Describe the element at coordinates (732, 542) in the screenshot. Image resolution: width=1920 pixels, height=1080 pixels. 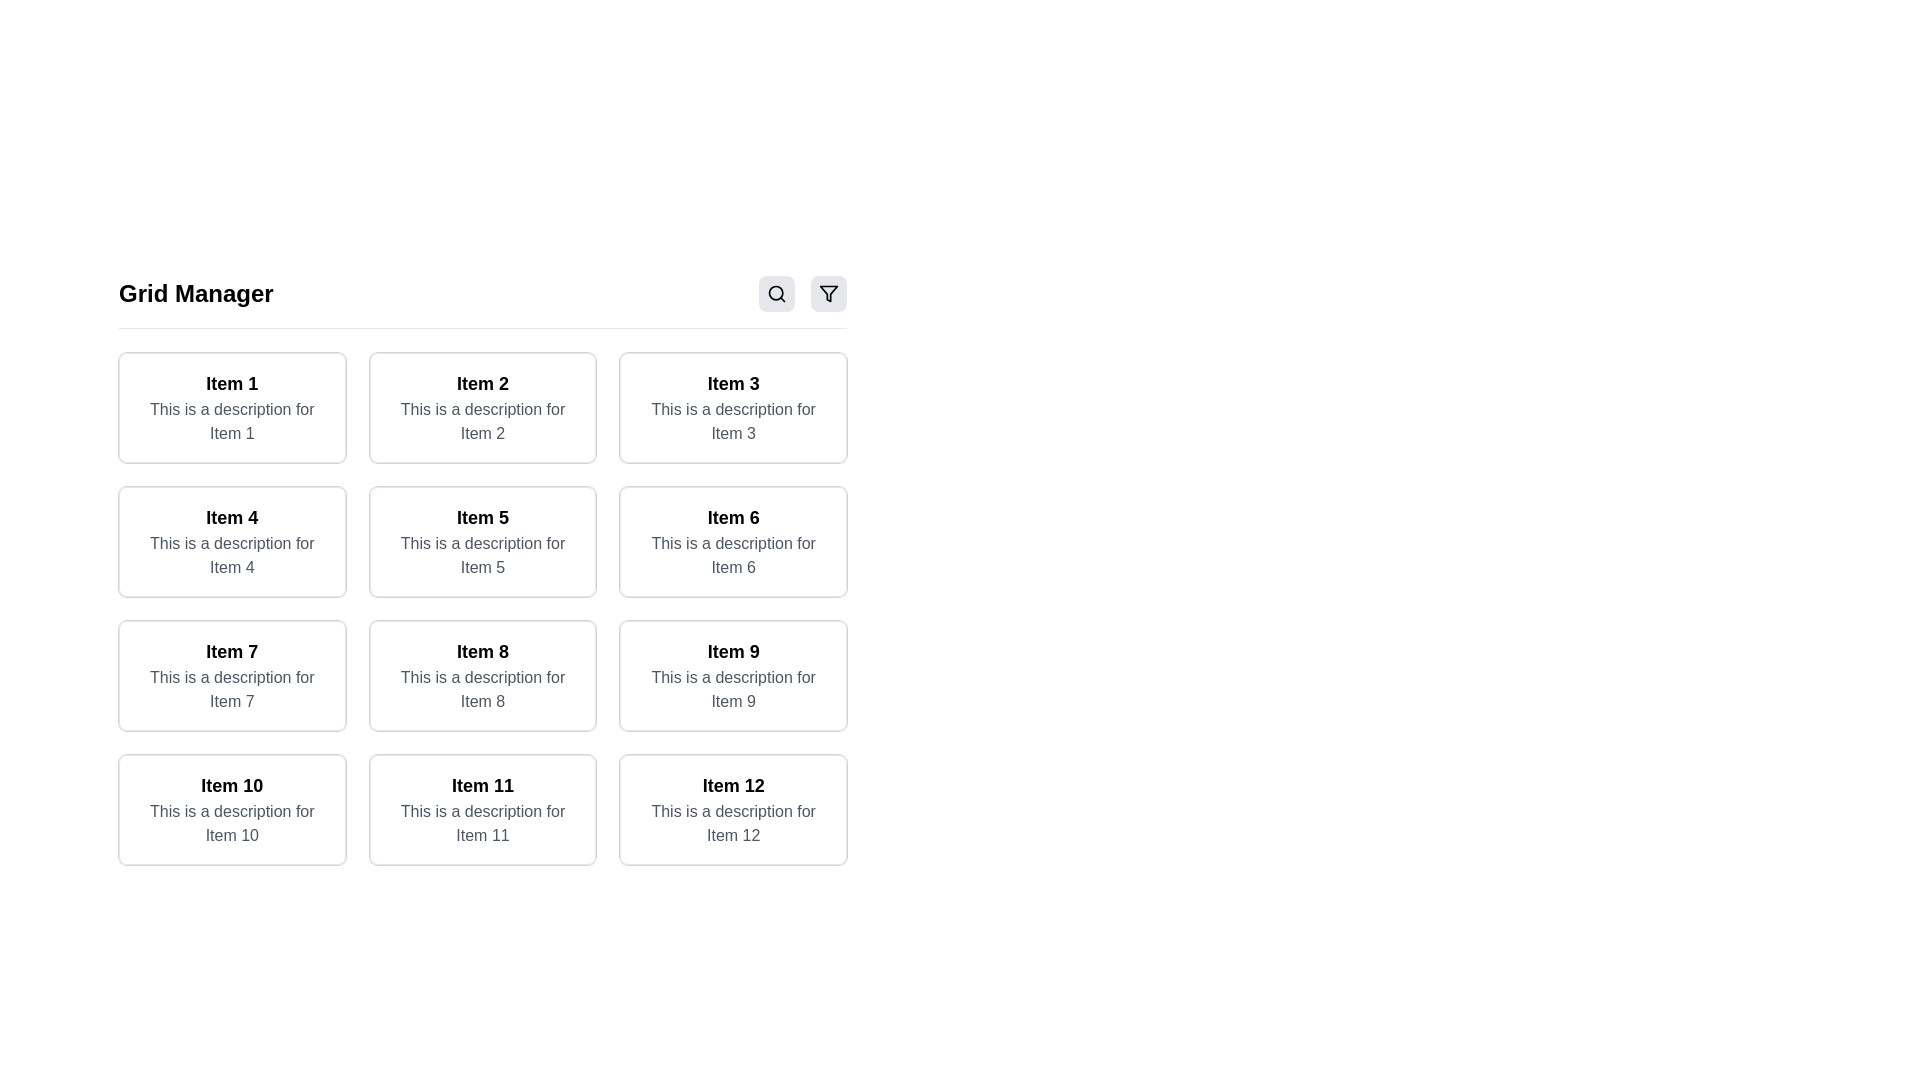
I see `information presented on the 'Item 6' card, which is the sixth card in a 3-column grid layout, located in the right column of the second row` at that location.